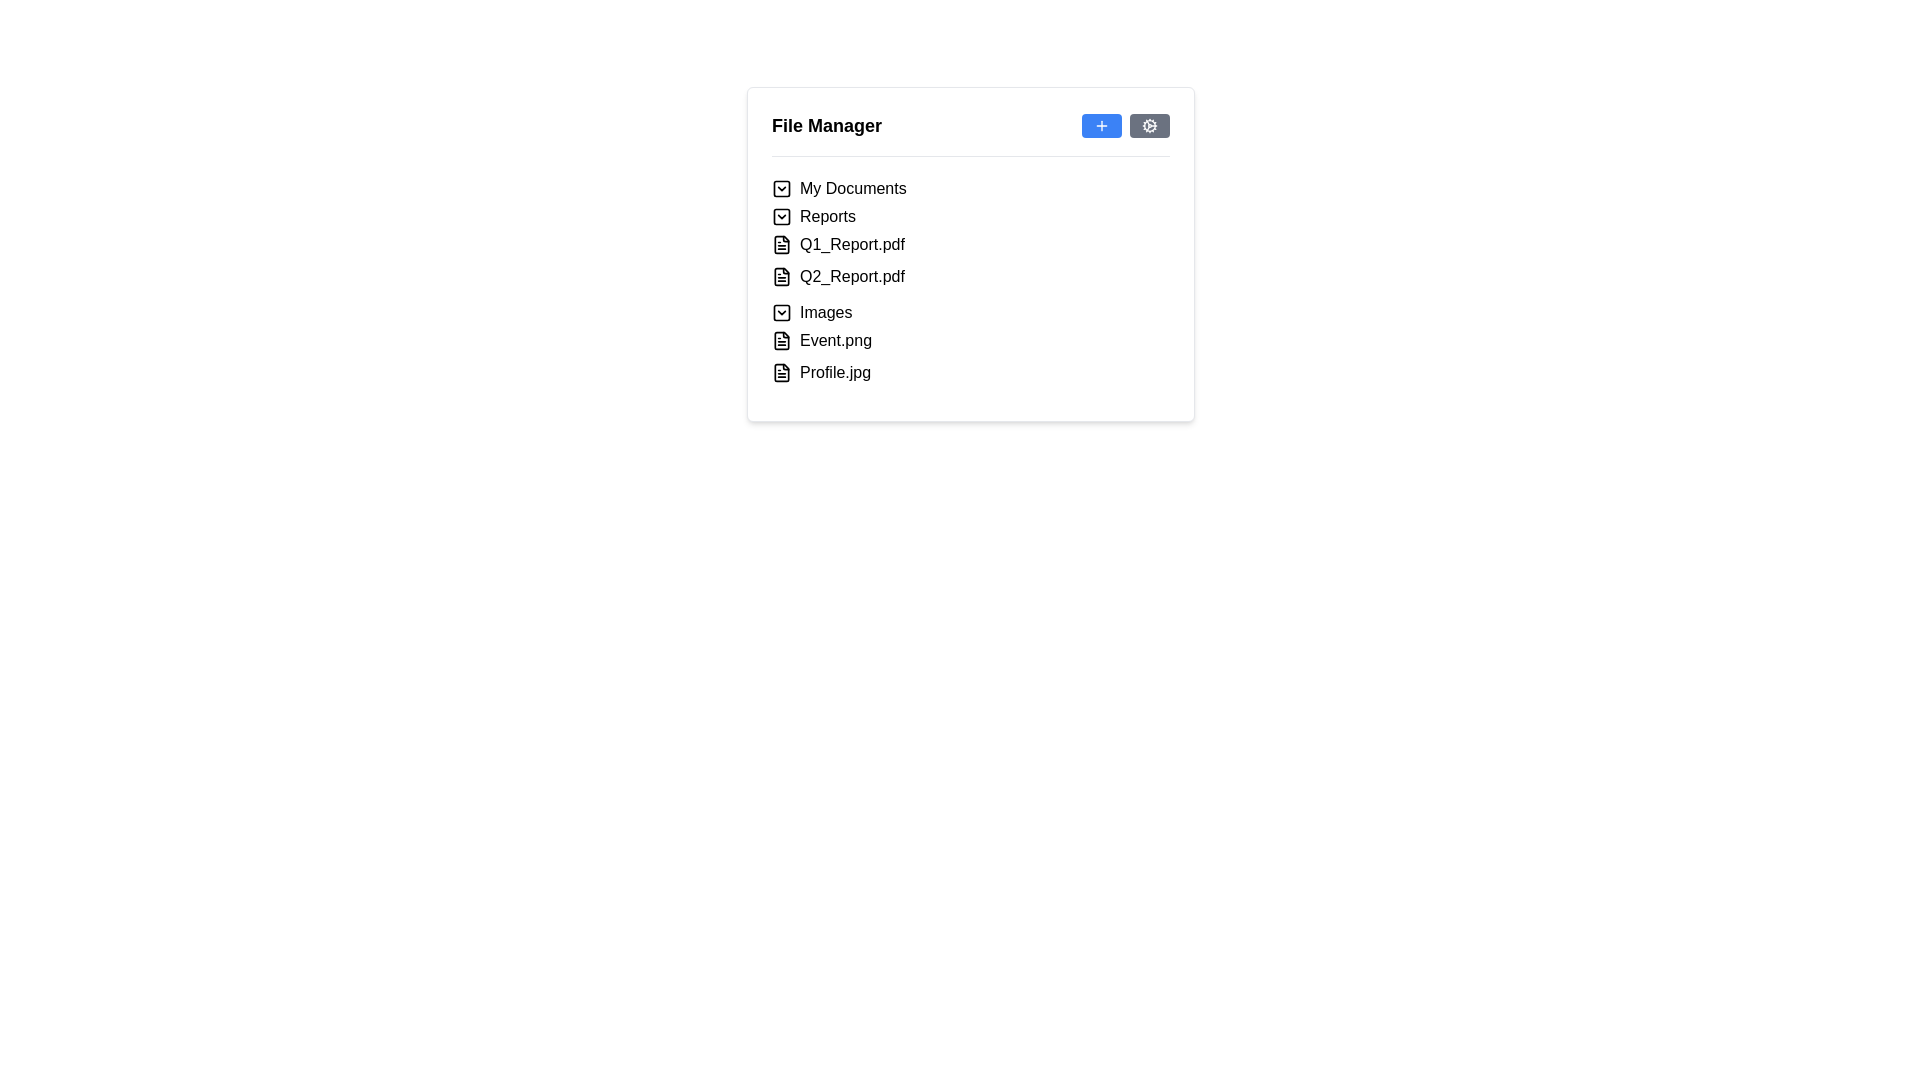 This screenshot has height=1080, width=1920. Describe the element at coordinates (781, 277) in the screenshot. I see `the text document icon associated with the file name 'Q2_Report.pdf' located in the list of files` at that location.